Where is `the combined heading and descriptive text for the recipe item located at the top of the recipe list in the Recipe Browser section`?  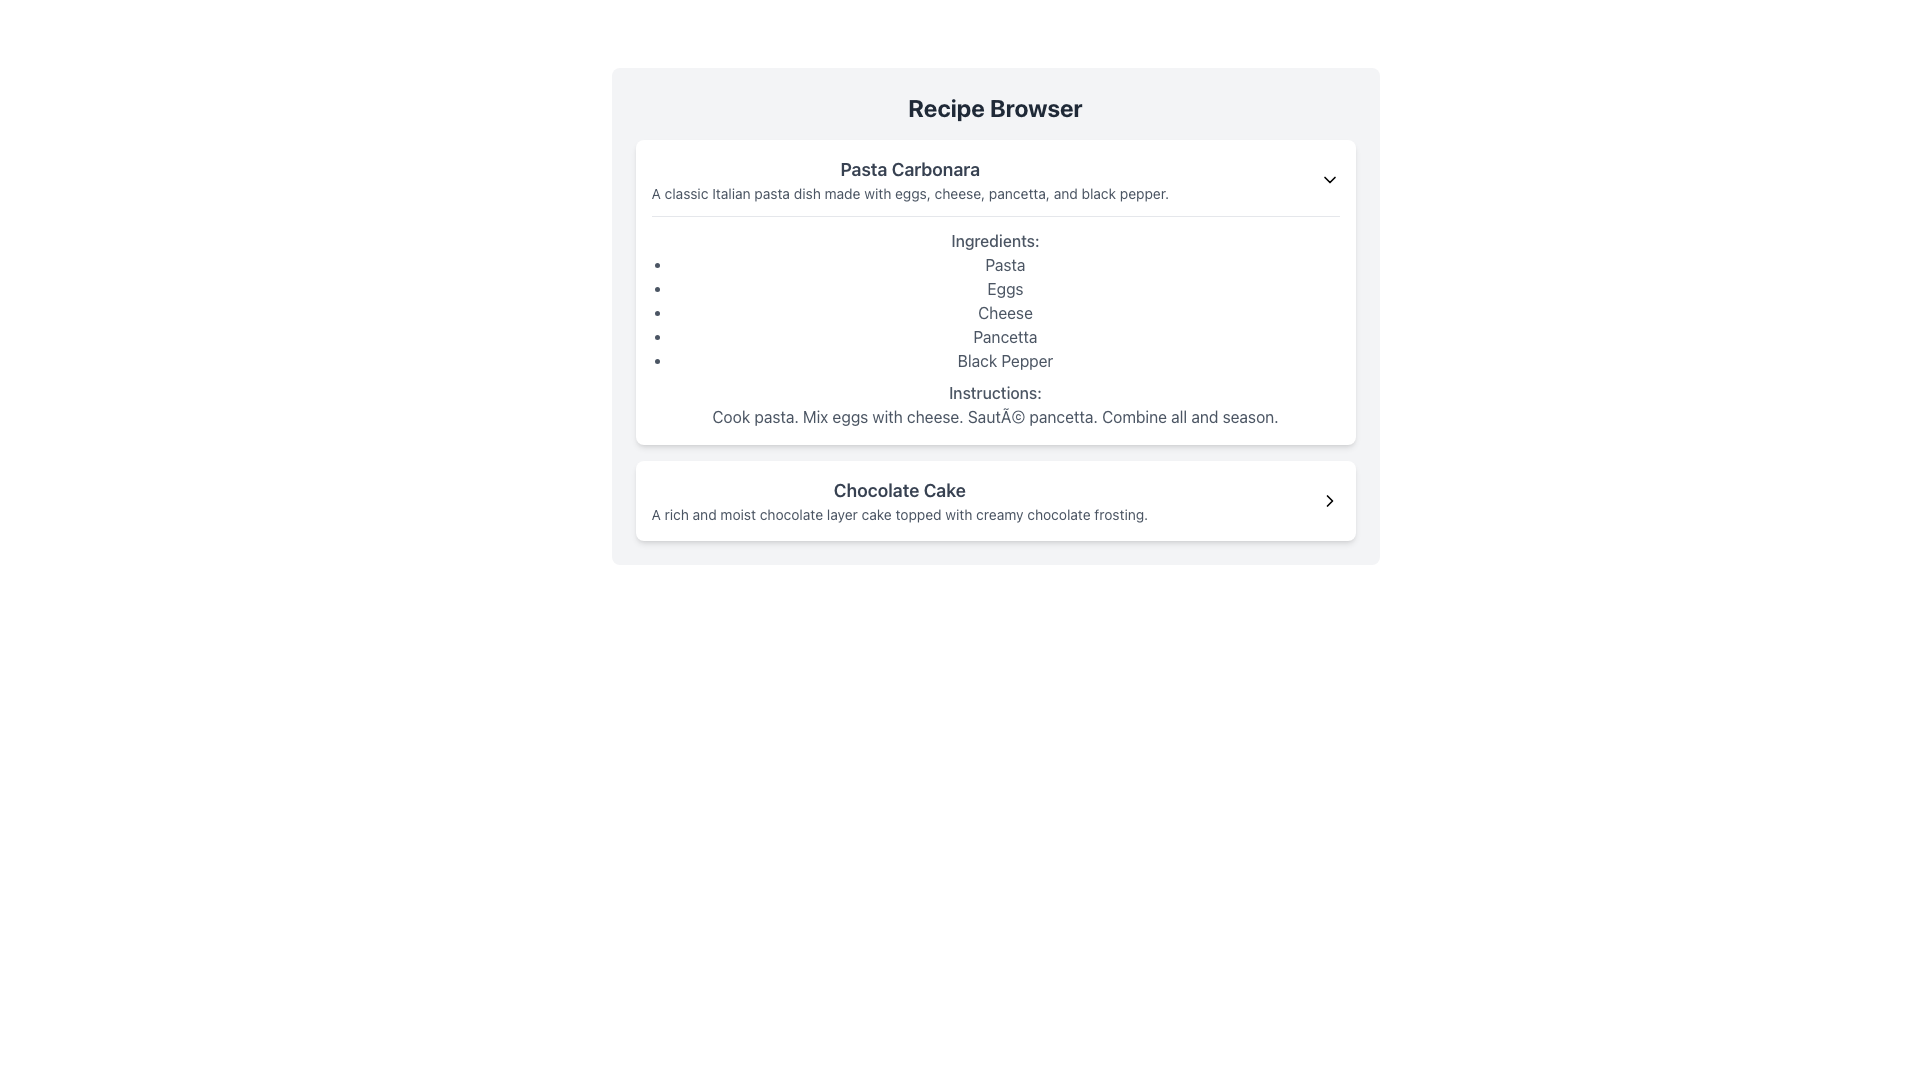 the combined heading and descriptive text for the recipe item located at the top of the recipe list in the Recipe Browser section is located at coordinates (909, 180).